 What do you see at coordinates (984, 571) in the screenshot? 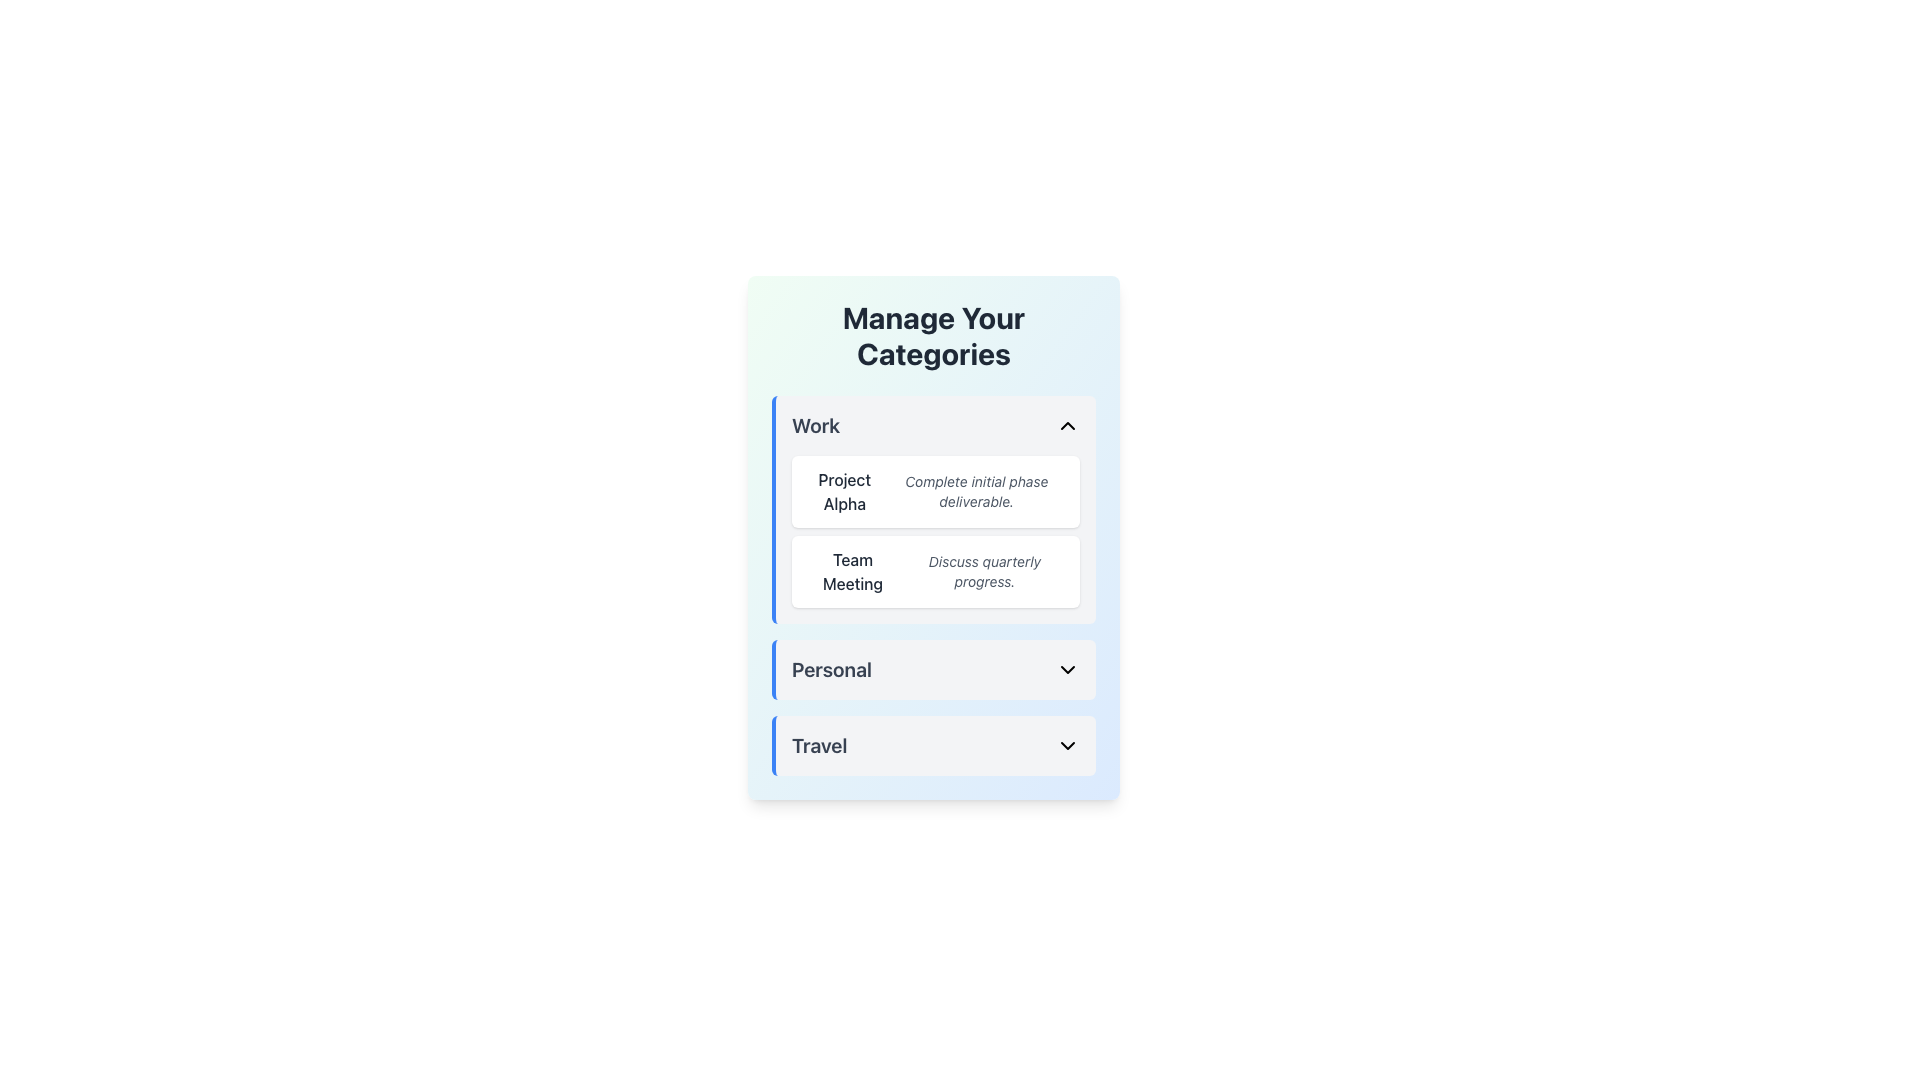
I see `the descriptive text label that provides additional information about the 'Team Meeting' entry, located to the right of the 'Team Meeting' title under the 'Work' category` at bounding box center [984, 571].